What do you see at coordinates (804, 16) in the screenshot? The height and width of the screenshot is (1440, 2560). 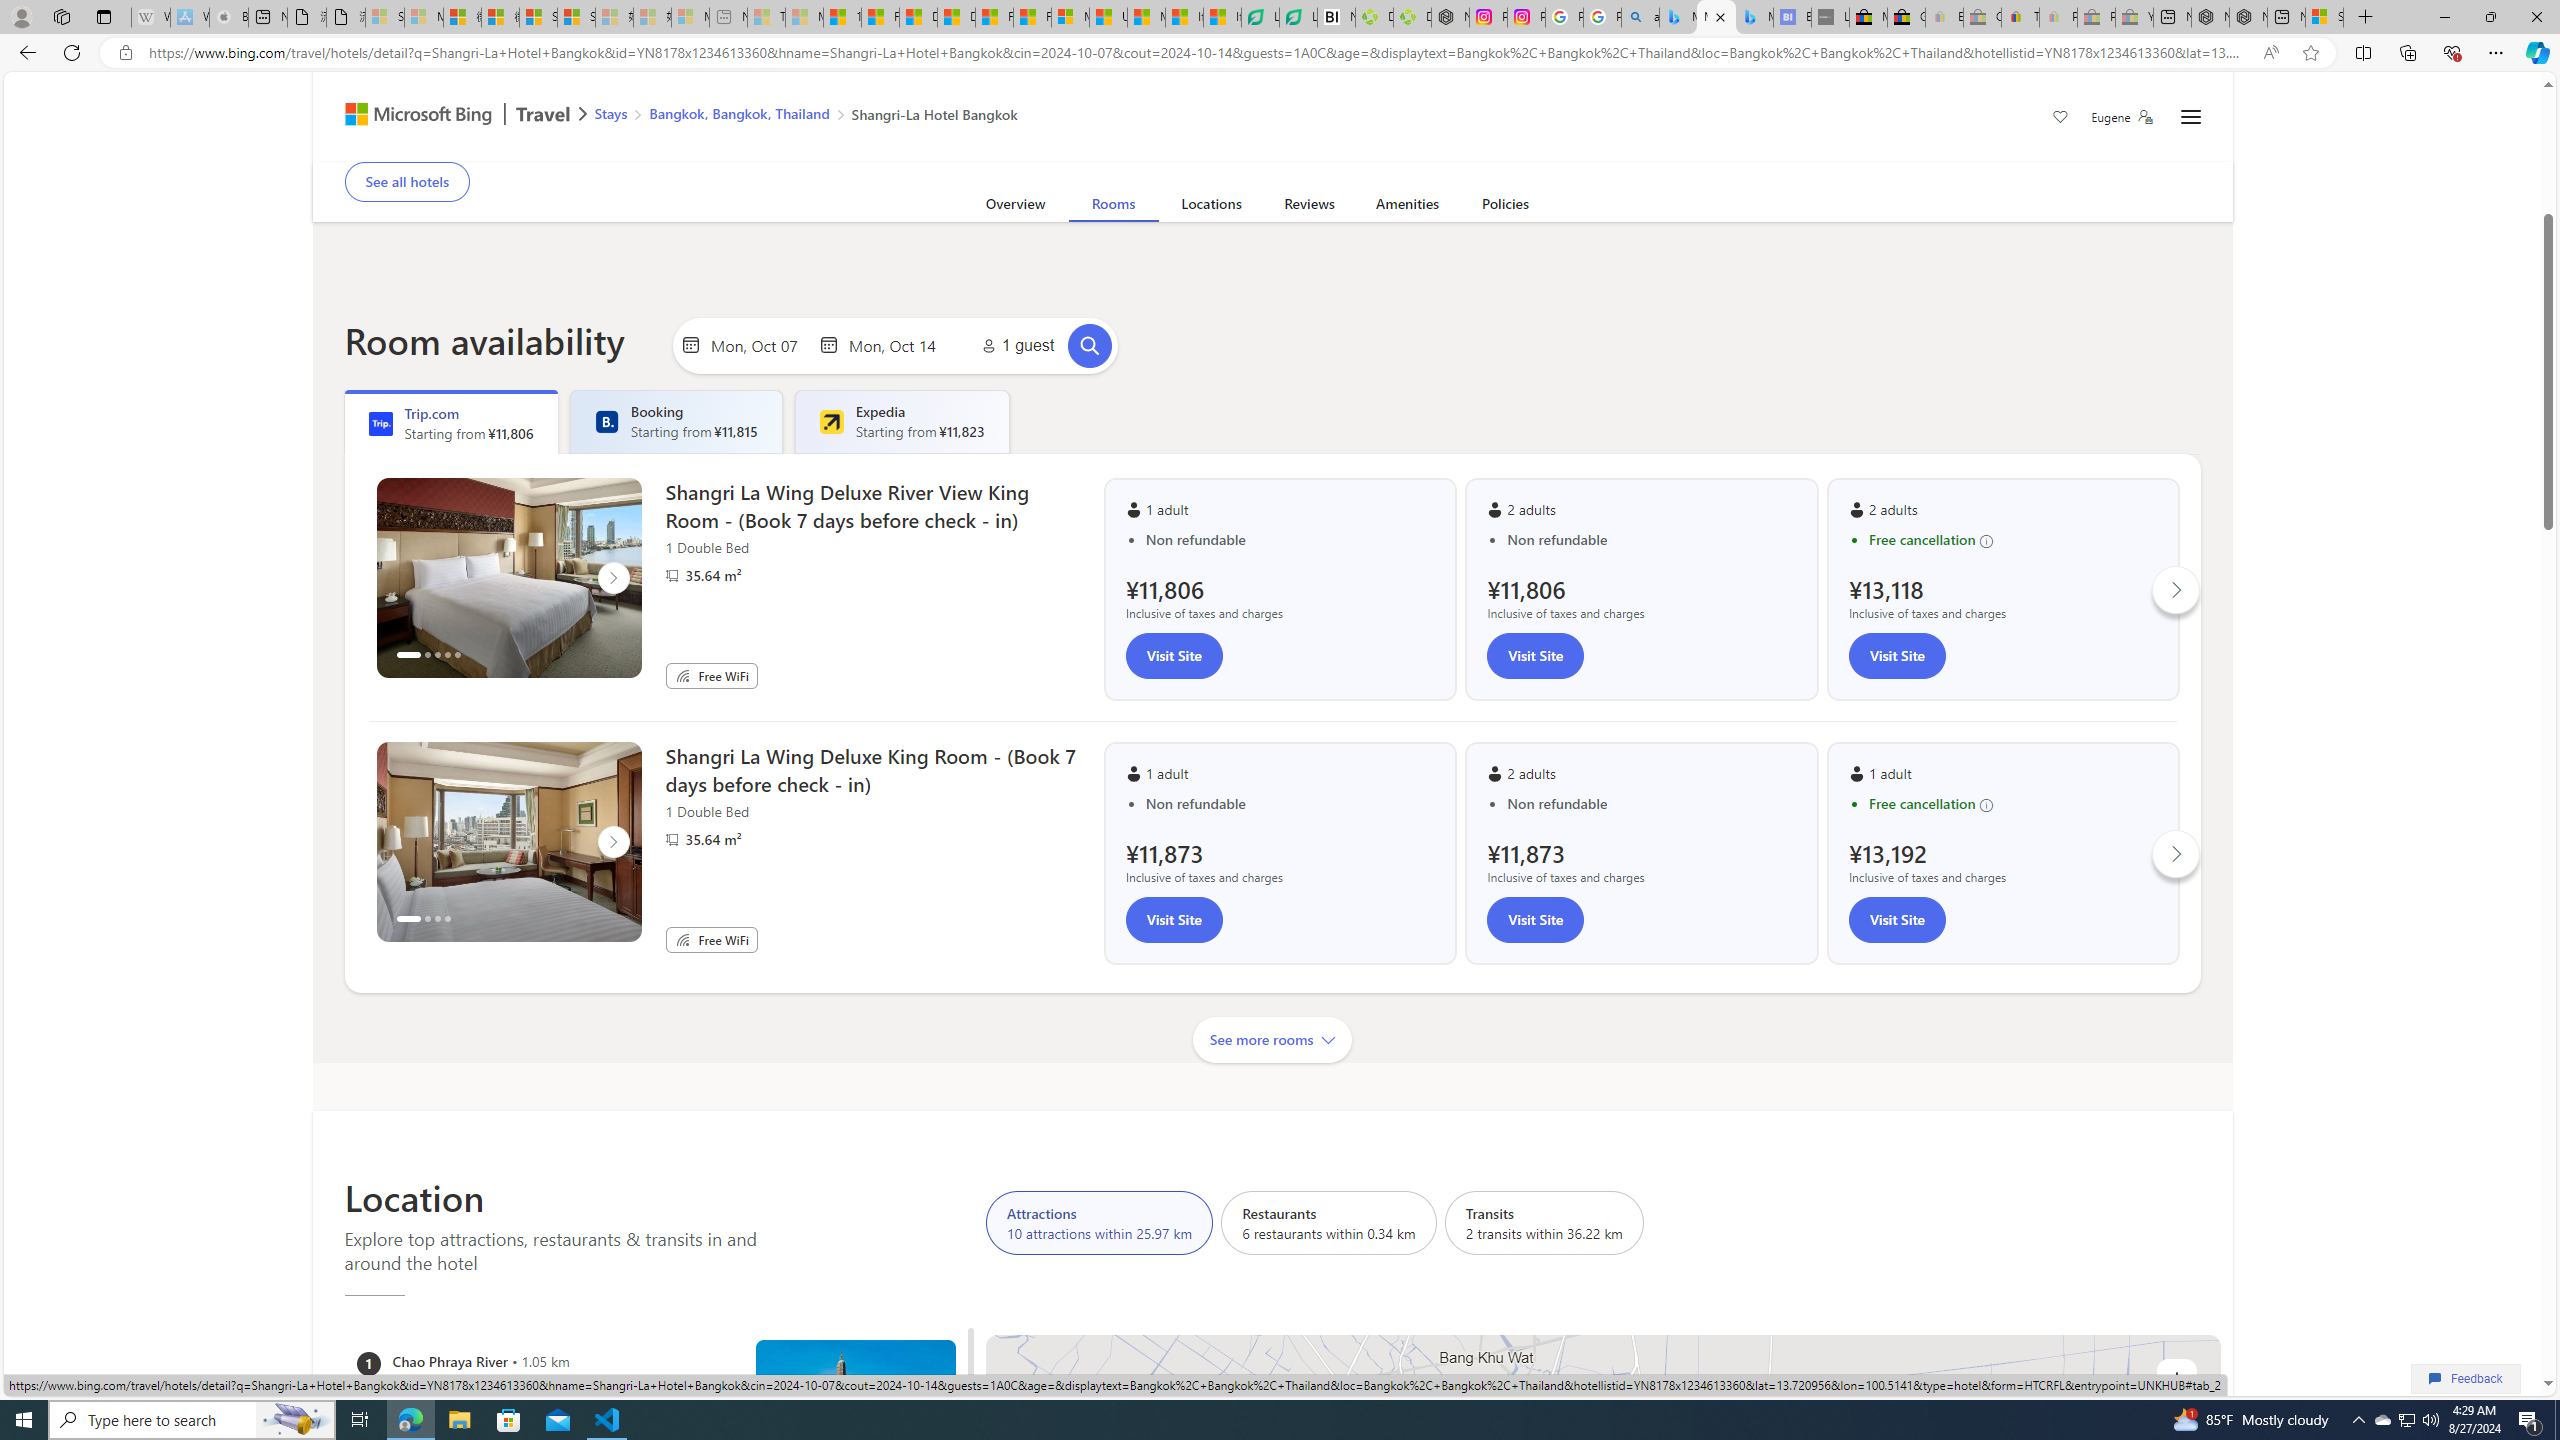 I see `'Marine life - MSN - Sleeping'` at bounding box center [804, 16].